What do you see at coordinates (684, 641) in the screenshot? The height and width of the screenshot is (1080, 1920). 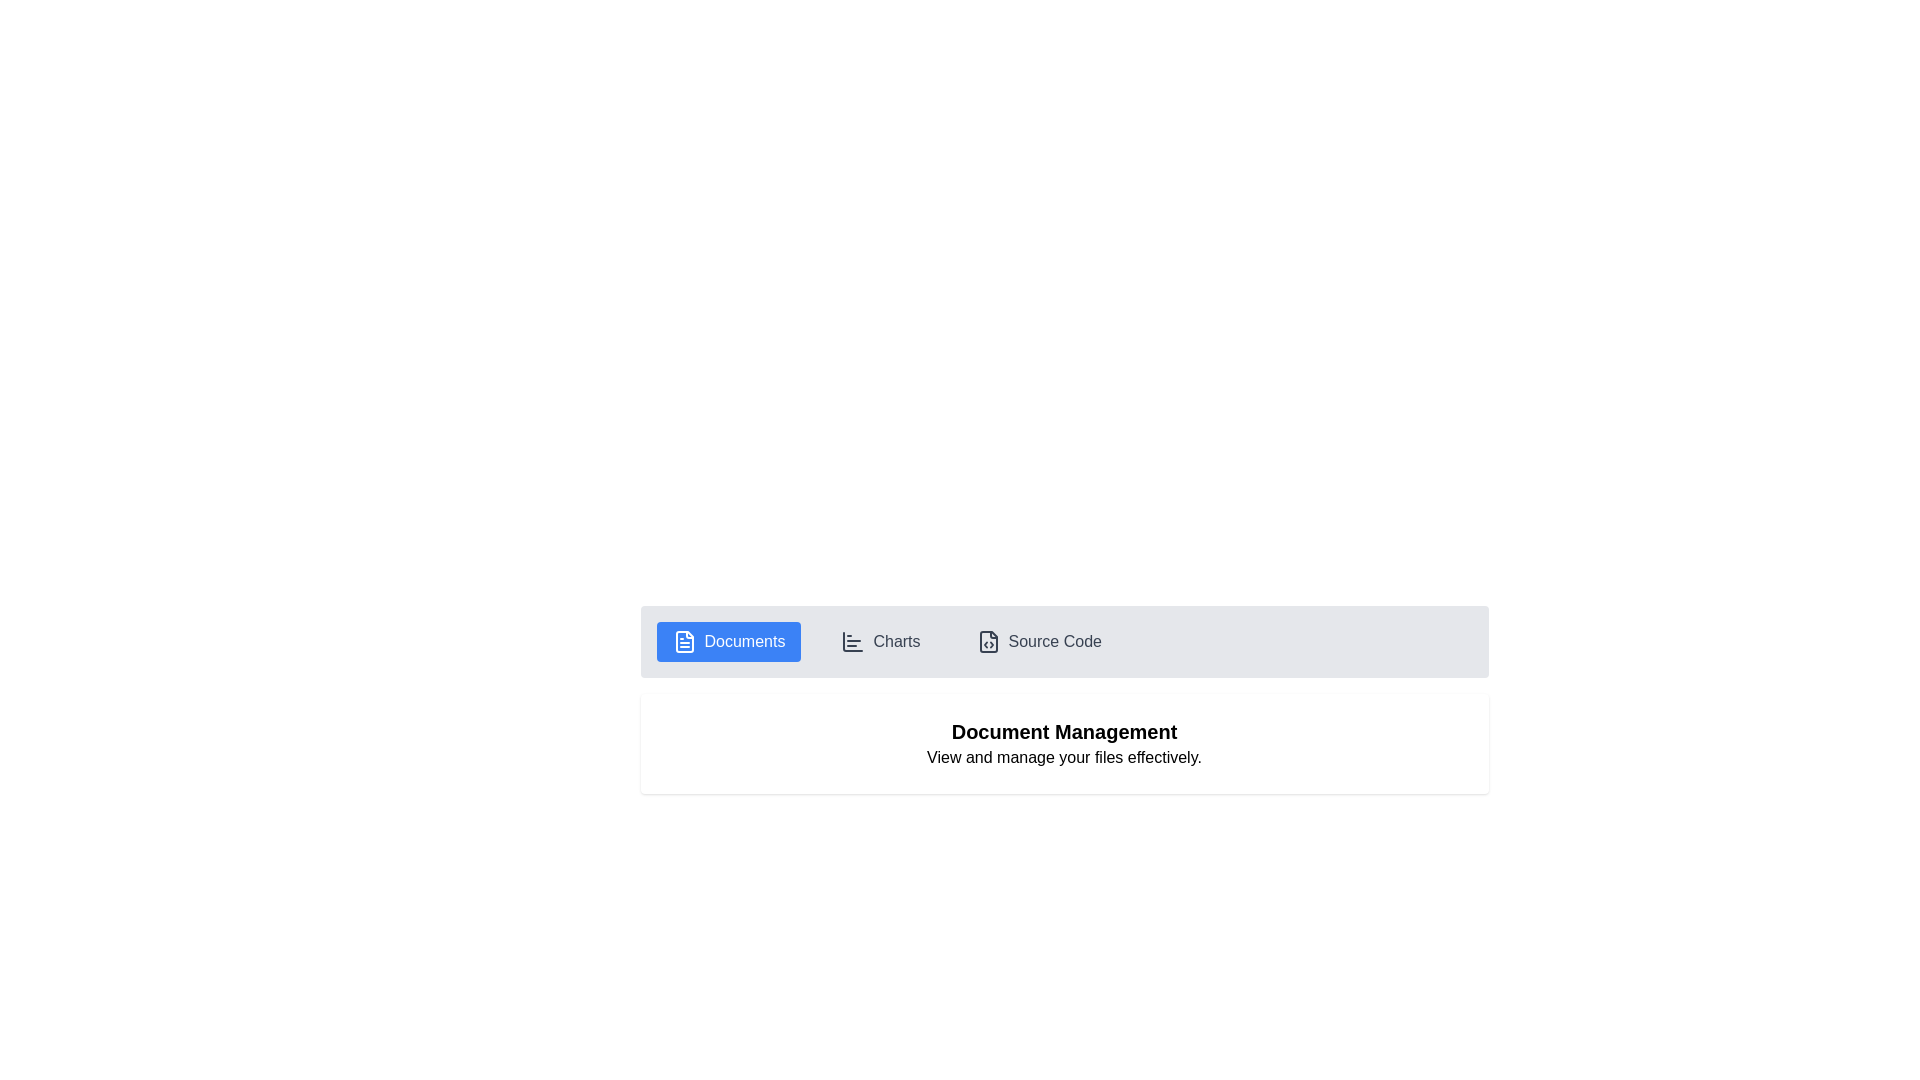 I see `the document-shaped icon button with a blue background` at bounding box center [684, 641].